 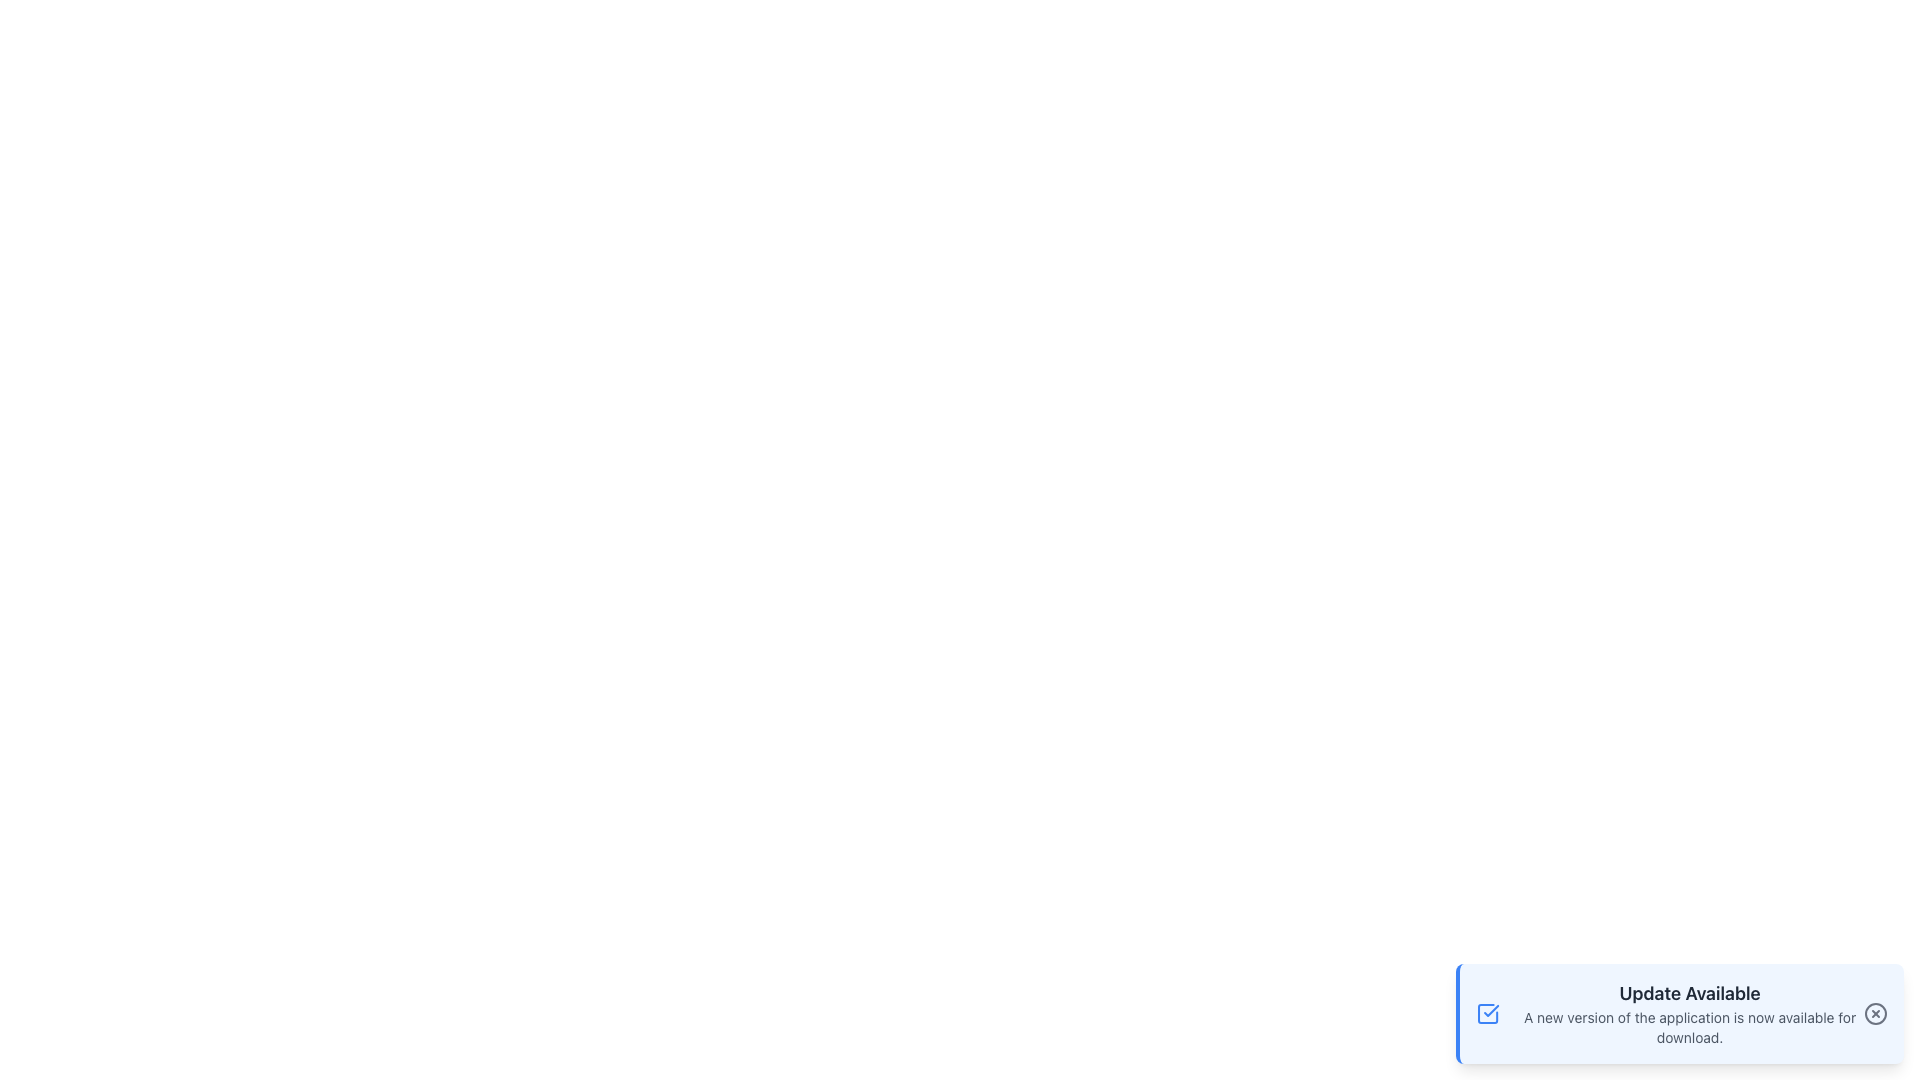 What do you see at coordinates (1488, 1014) in the screenshot?
I see `the leftmost icon in the notification box located in the lower right corner of the interface to indicate a successful action or status confirmation` at bounding box center [1488, 1014].